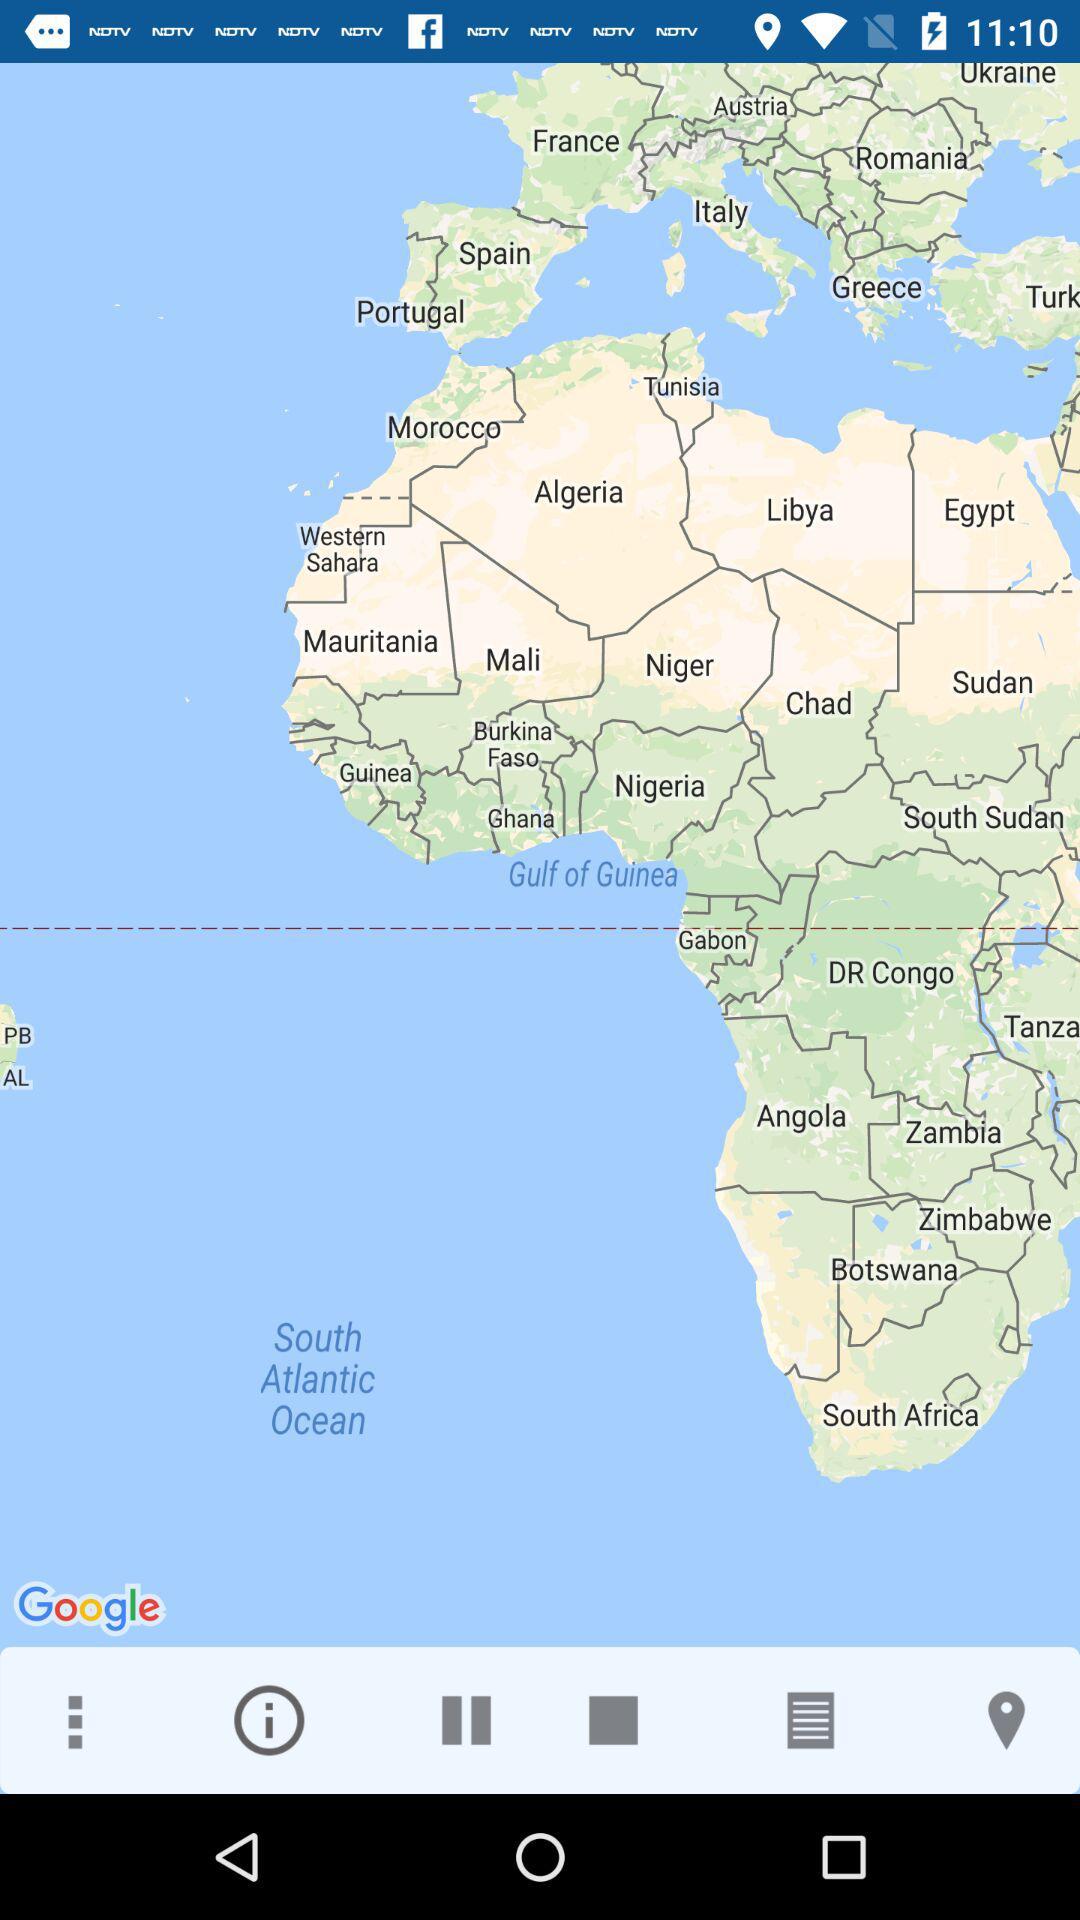 Image resolution: width=1080 pixels, height=1920 pixels. What do you see at coordinates (466, 1719) in the screenshot?
I see `the pause icon` at bounding box center [466, 1719].